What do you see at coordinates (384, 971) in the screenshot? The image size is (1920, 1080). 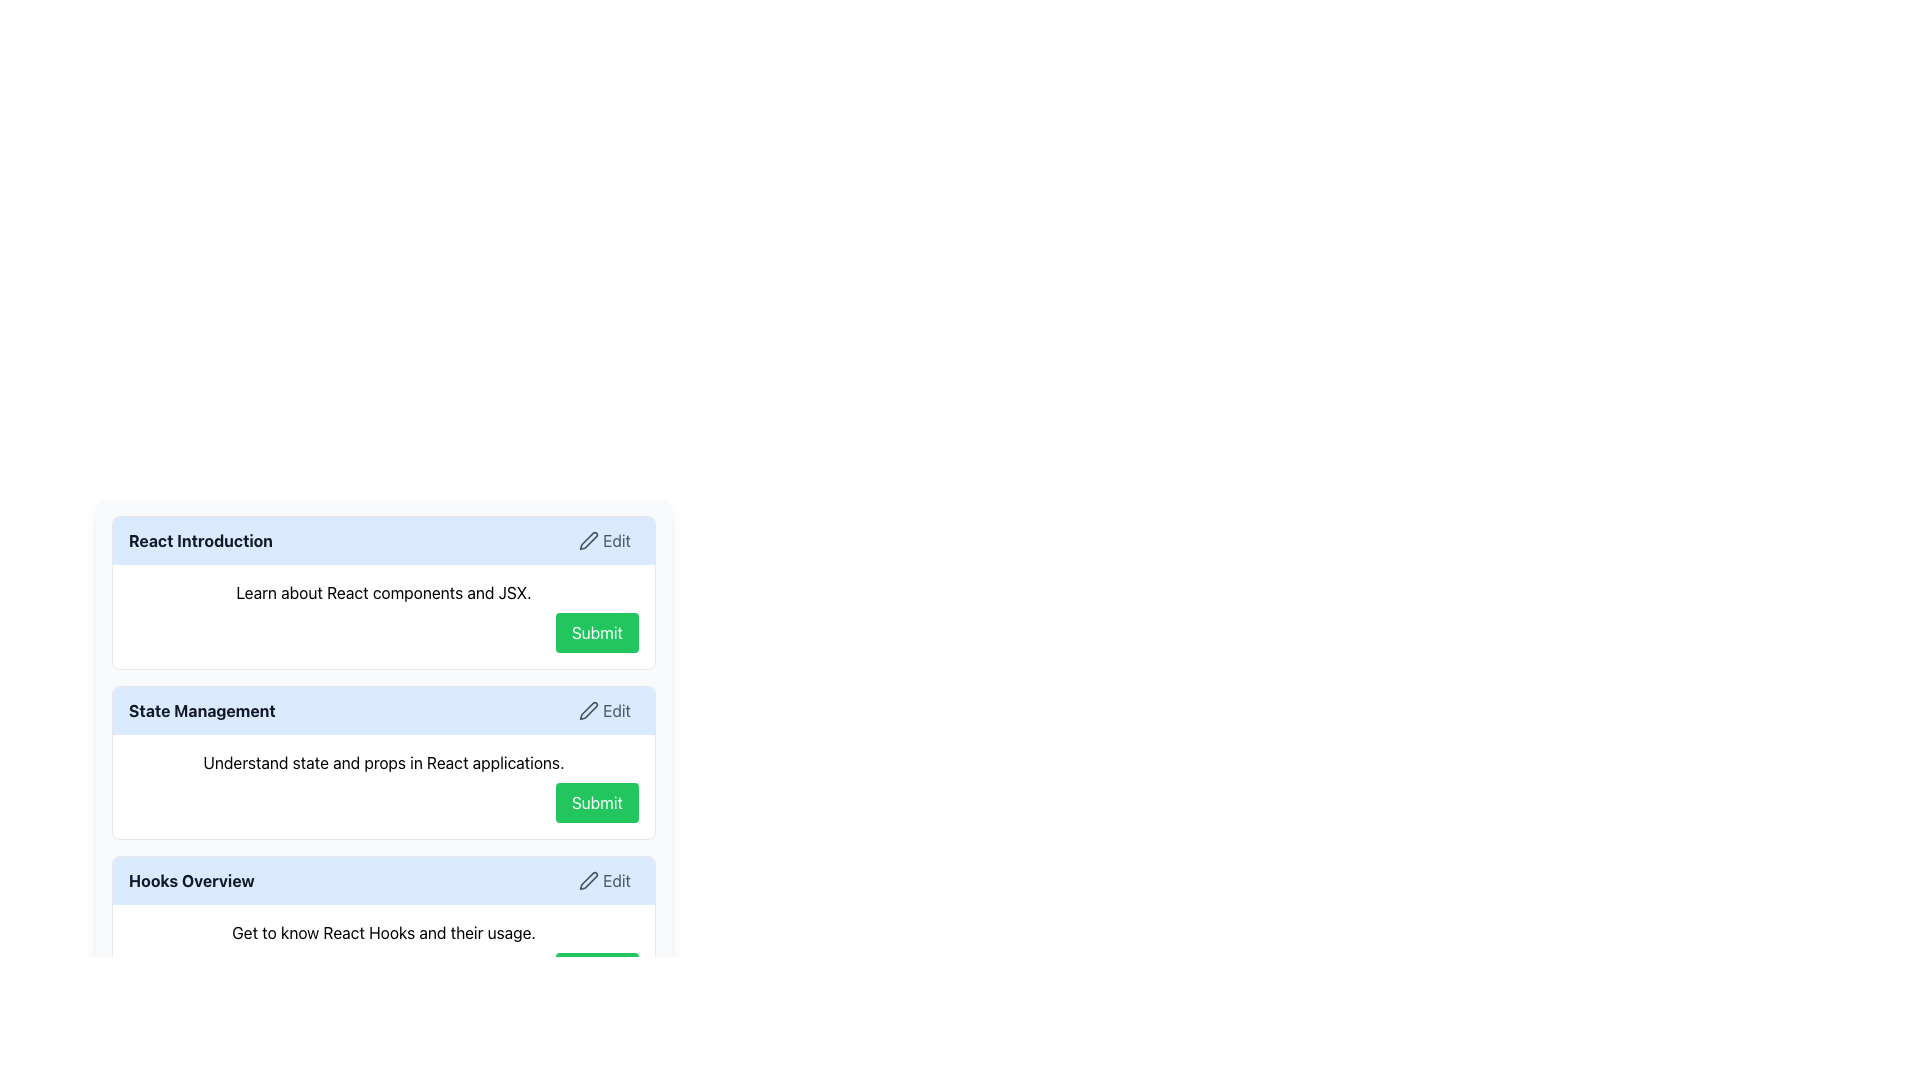 I see `the third 'Submit' button located at the bottom right of the card containing 'Get to know React Hooks and their usage.' to change its color` at bounding box center [384, 971].